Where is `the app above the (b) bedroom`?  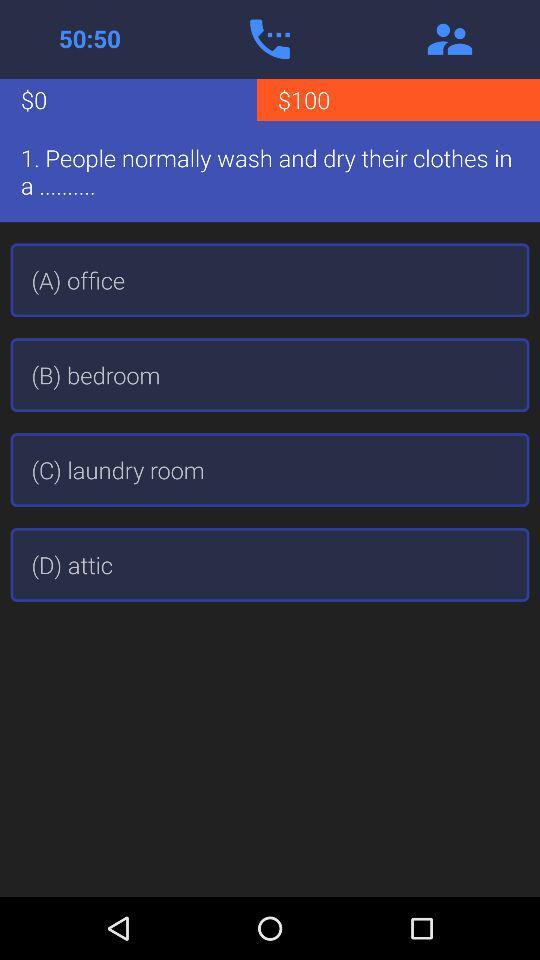
the app above the (b) bedroom is located at coordinates (270, 279).